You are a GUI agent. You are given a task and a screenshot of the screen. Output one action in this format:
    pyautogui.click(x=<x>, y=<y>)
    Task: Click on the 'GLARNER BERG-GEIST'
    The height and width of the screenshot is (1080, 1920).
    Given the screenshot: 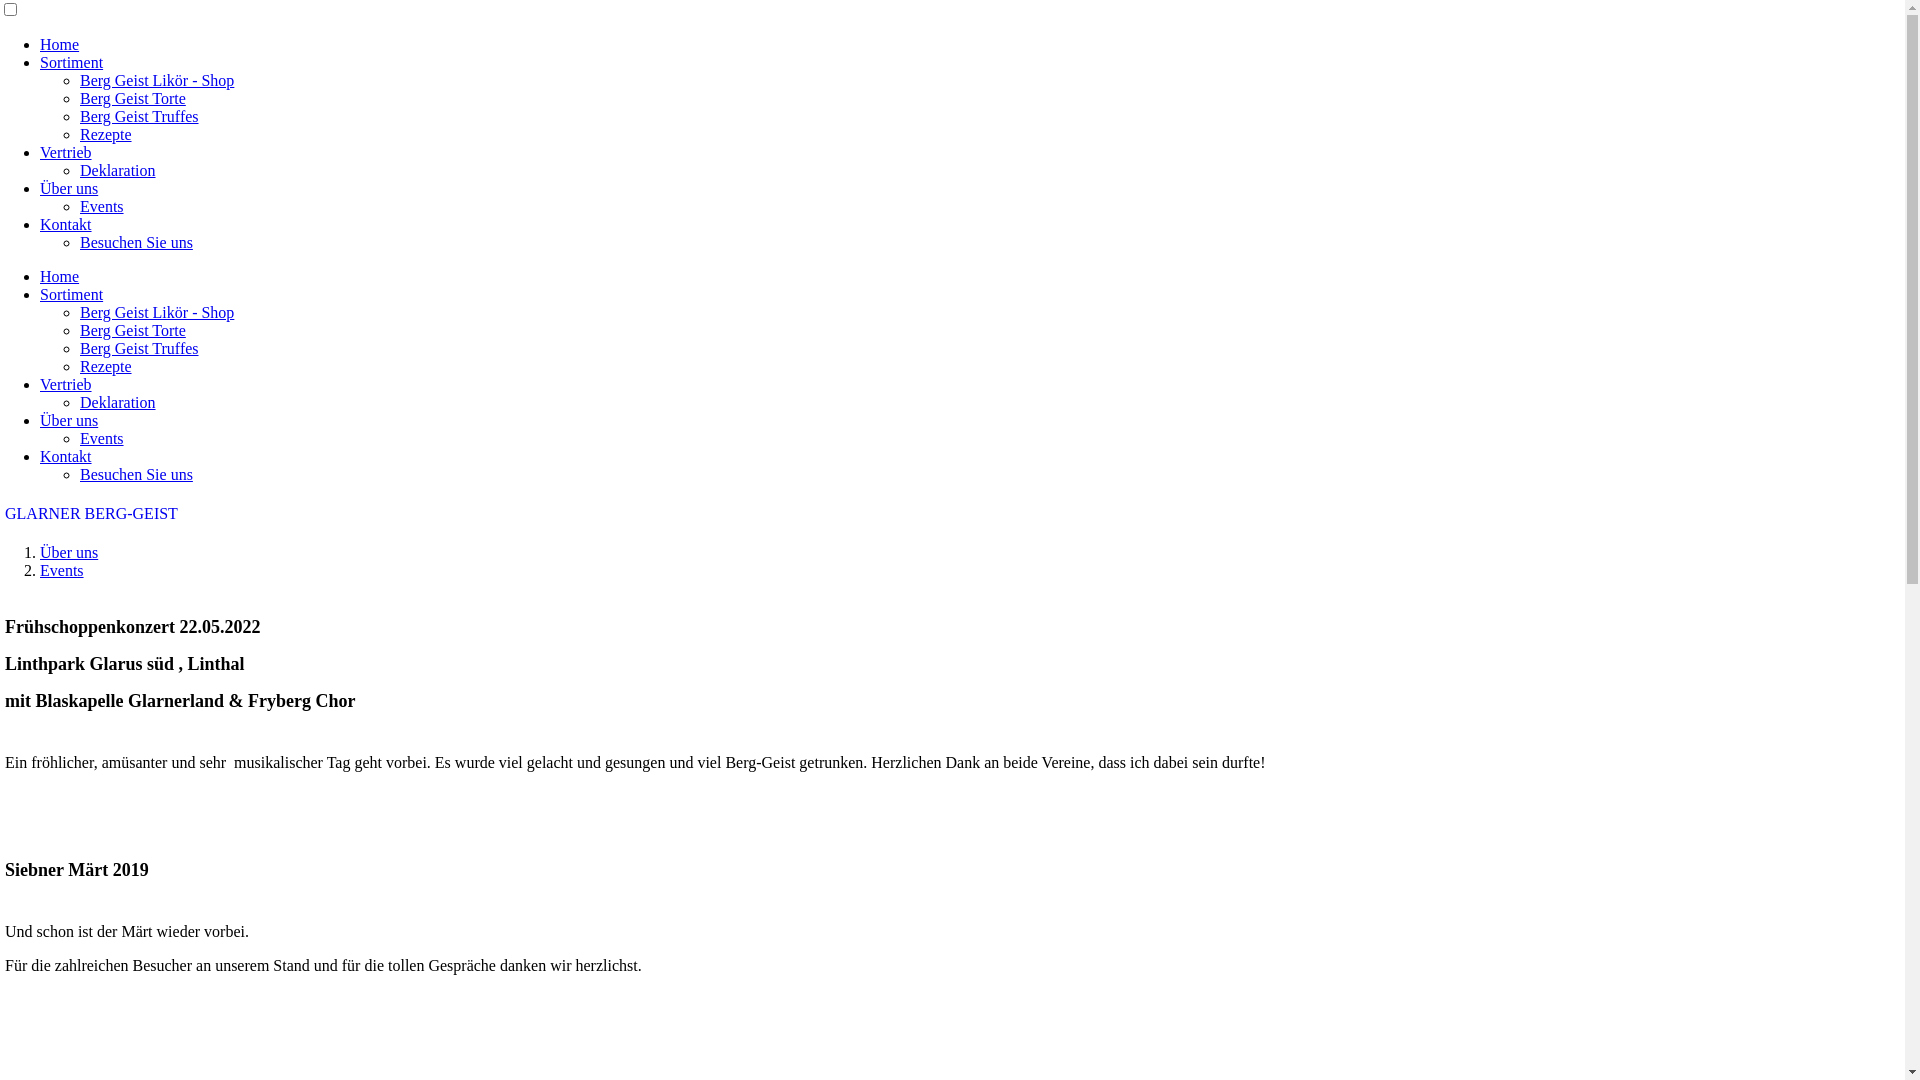 What is the action you would take?
    pyautogui.click(x=4, y=512)
    